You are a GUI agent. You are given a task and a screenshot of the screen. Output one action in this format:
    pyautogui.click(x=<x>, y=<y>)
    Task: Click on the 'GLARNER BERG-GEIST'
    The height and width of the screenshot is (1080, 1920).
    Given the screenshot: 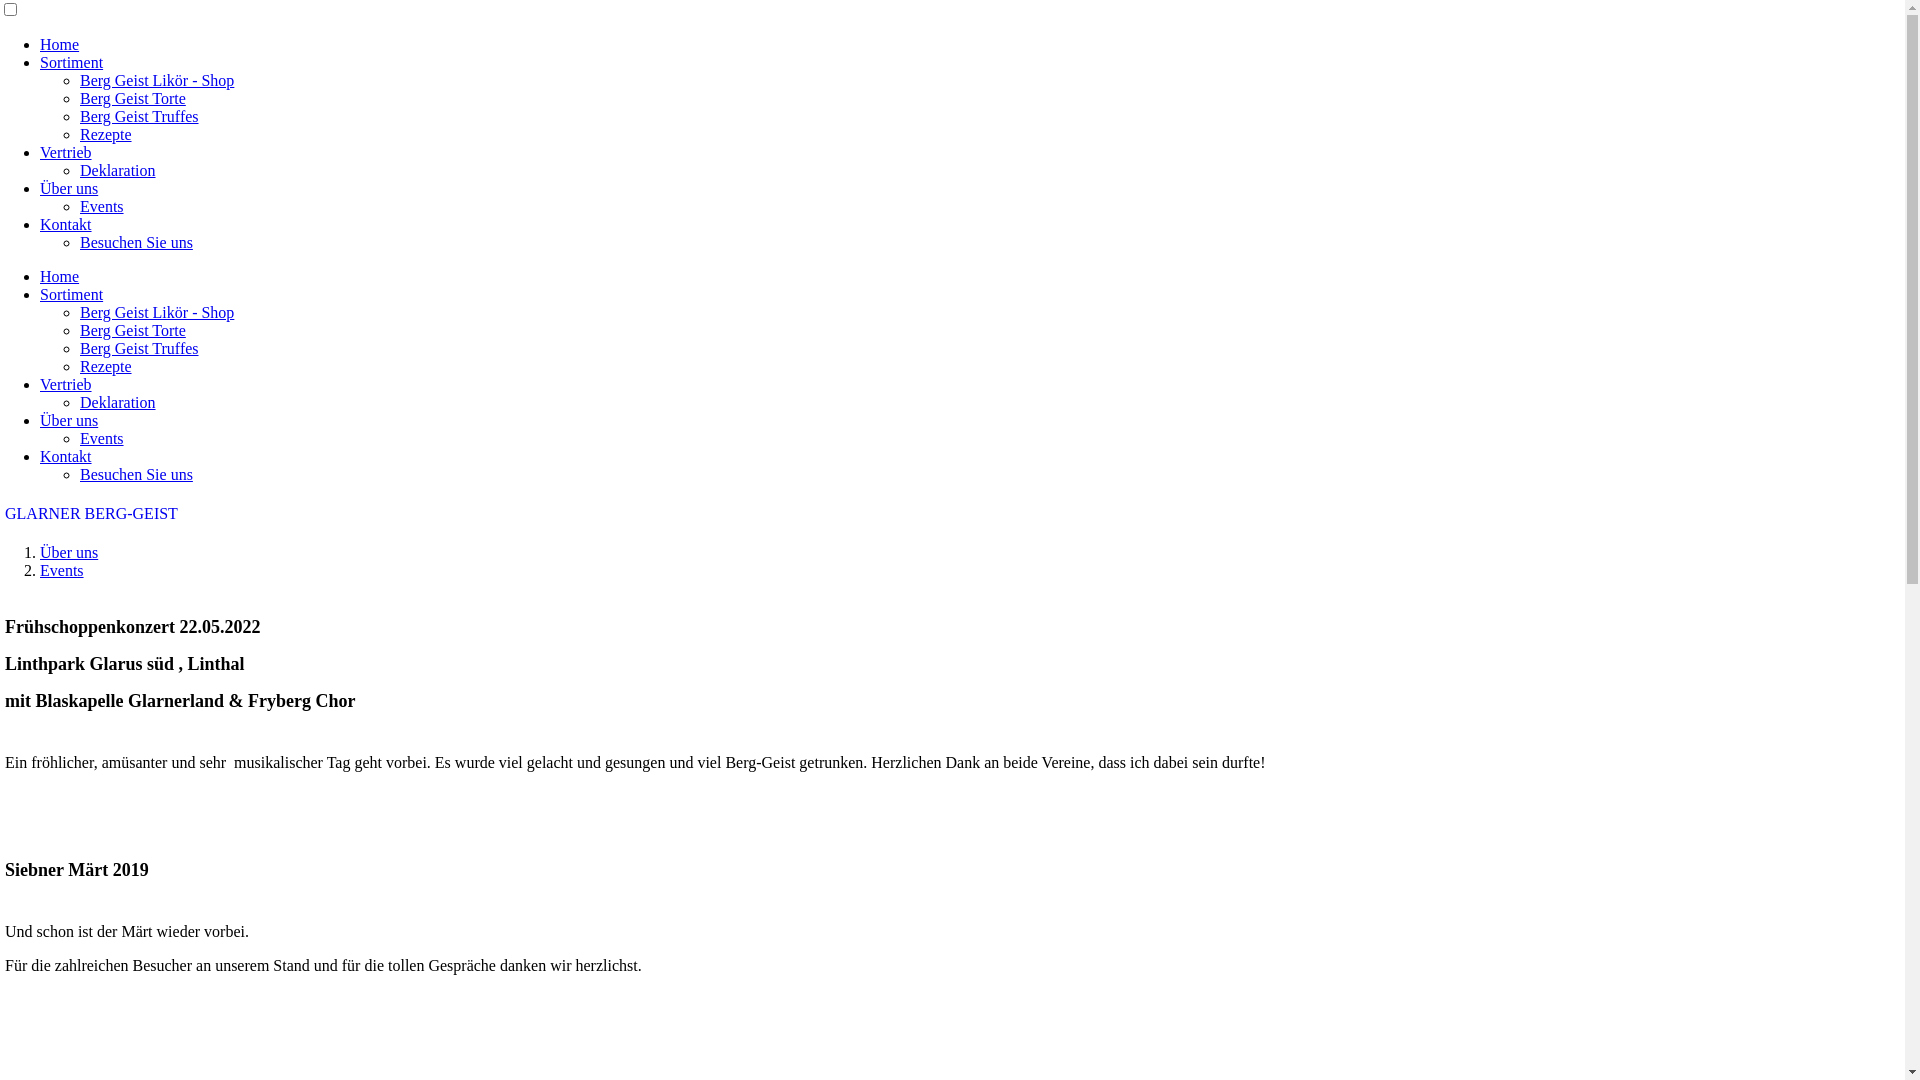 What is the action you would take?
    pyautogui.click(x=4, y=512)
    